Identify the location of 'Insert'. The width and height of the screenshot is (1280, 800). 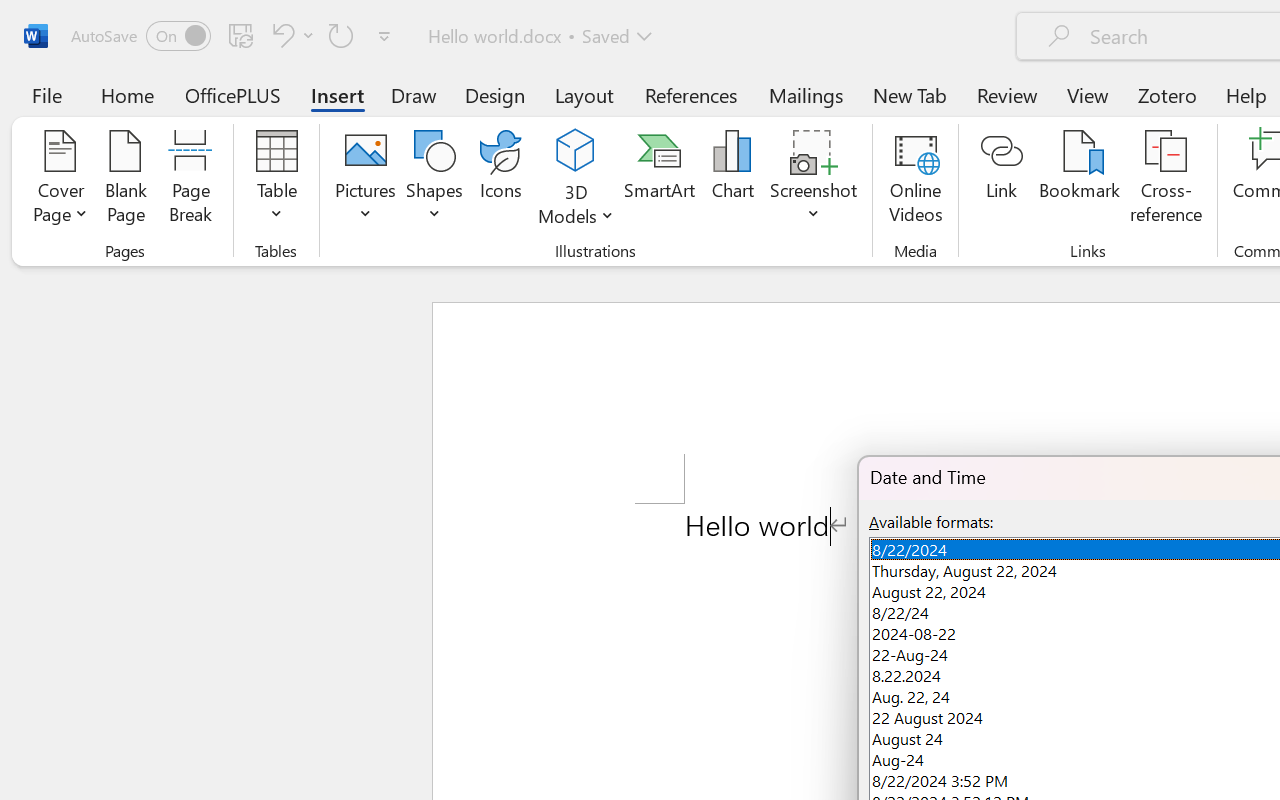
(337, 94).